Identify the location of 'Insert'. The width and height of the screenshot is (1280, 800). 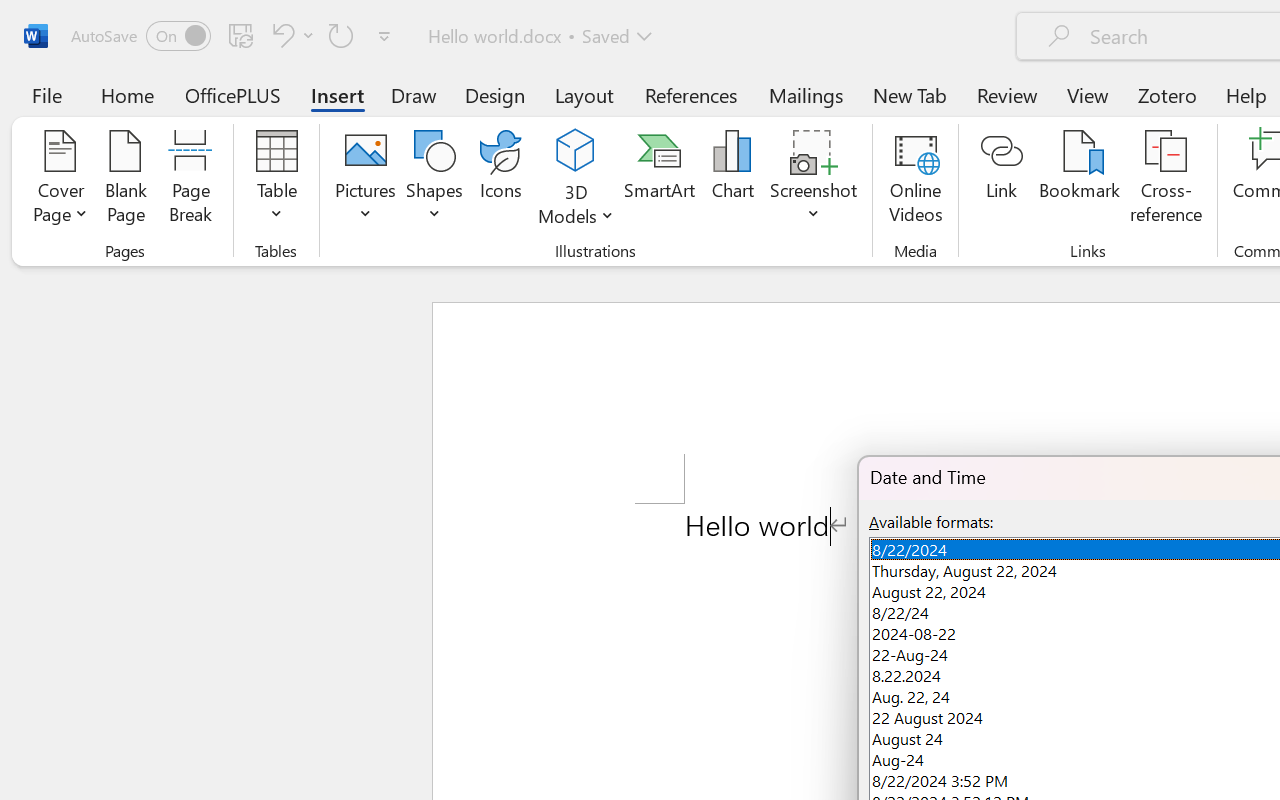
(337, 94).